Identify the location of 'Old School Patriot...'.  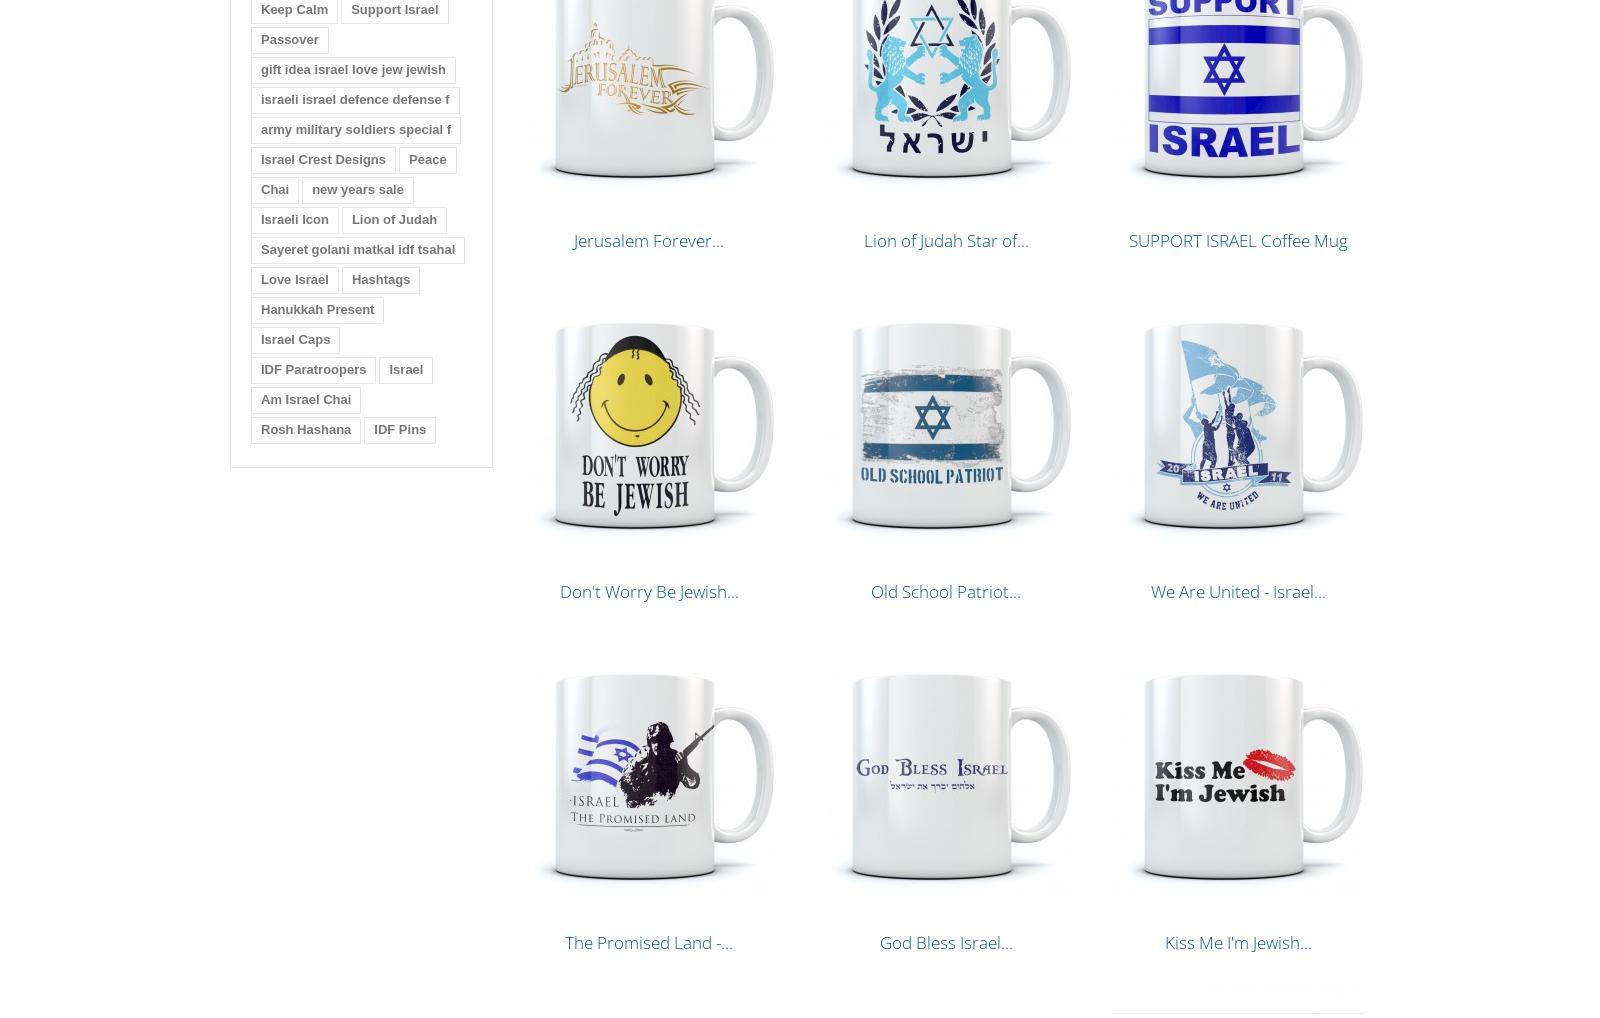
(945, 590).